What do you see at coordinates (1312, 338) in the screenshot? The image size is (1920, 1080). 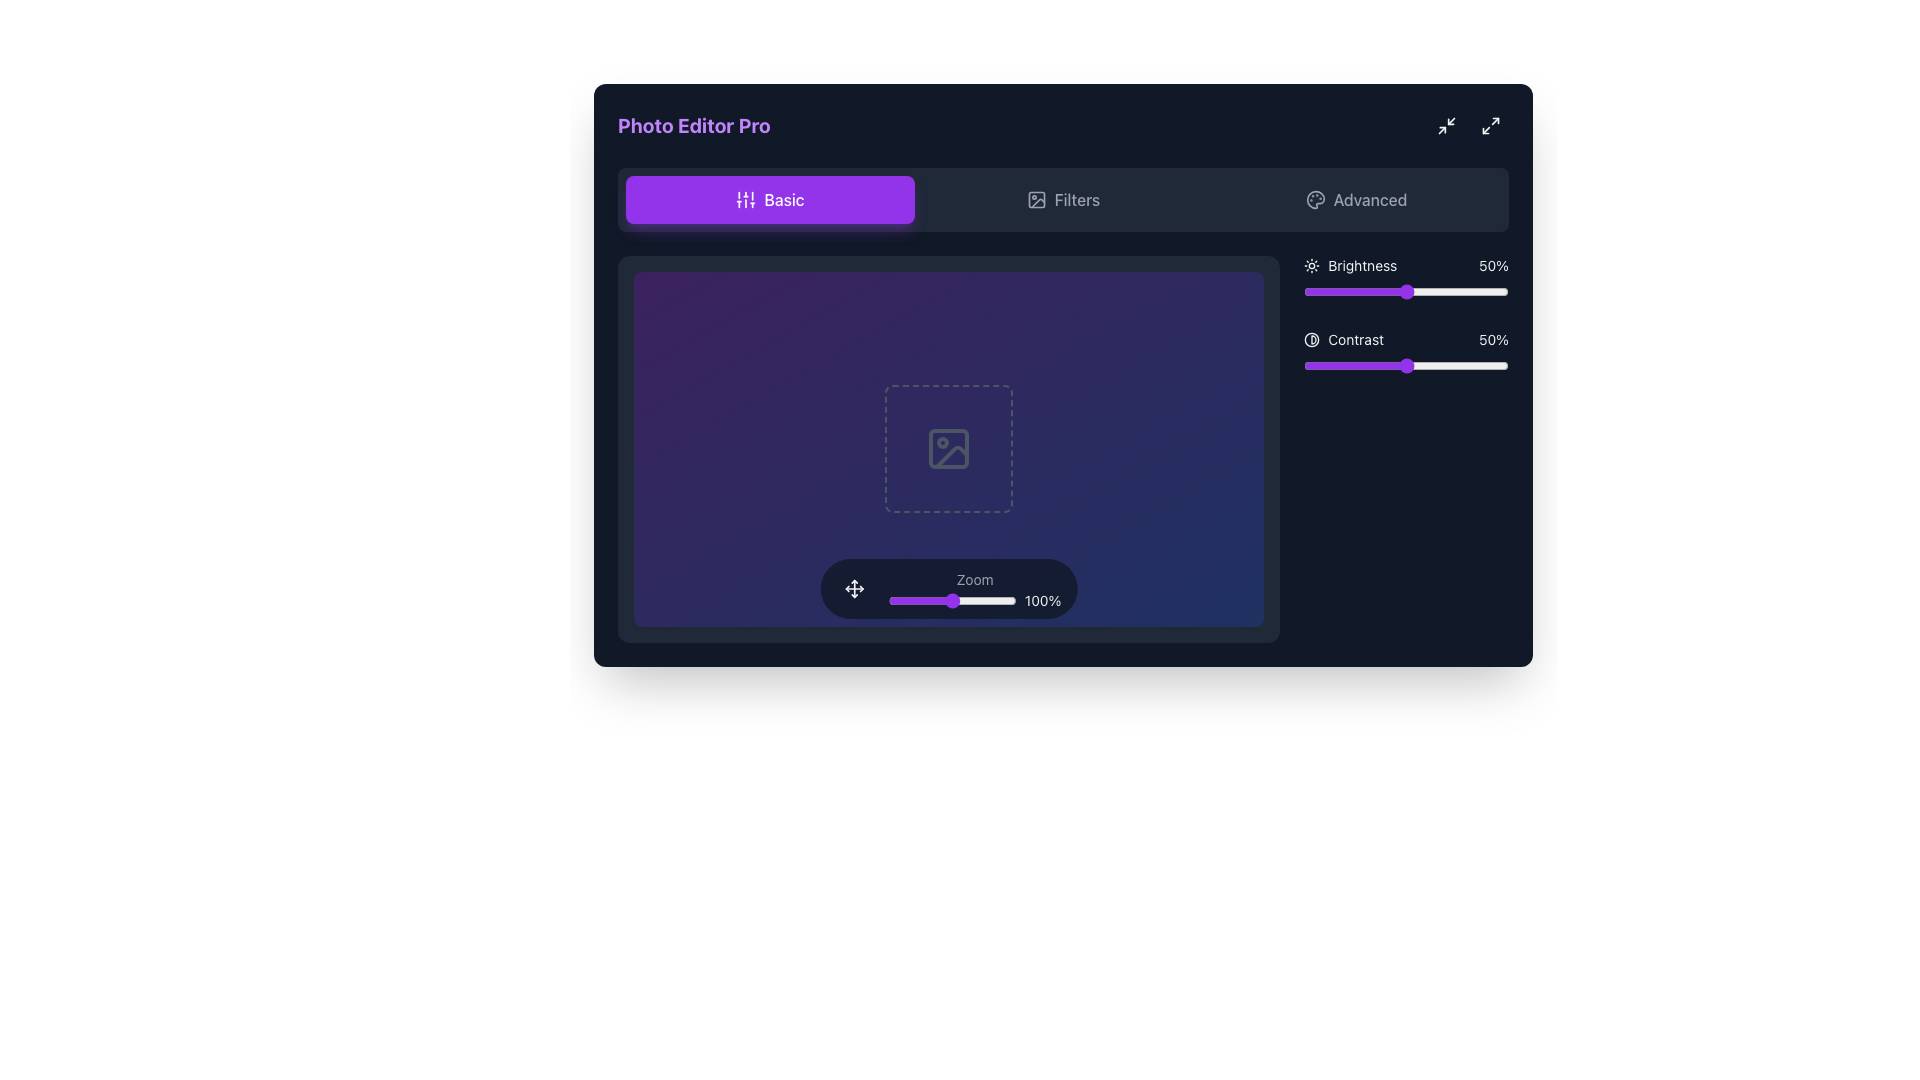 I see `the small circular contrast adjustment icon located to the left of the word 'Contrast' in the Basic adjustments section of the right panel` at bounding box center [1312, 338].